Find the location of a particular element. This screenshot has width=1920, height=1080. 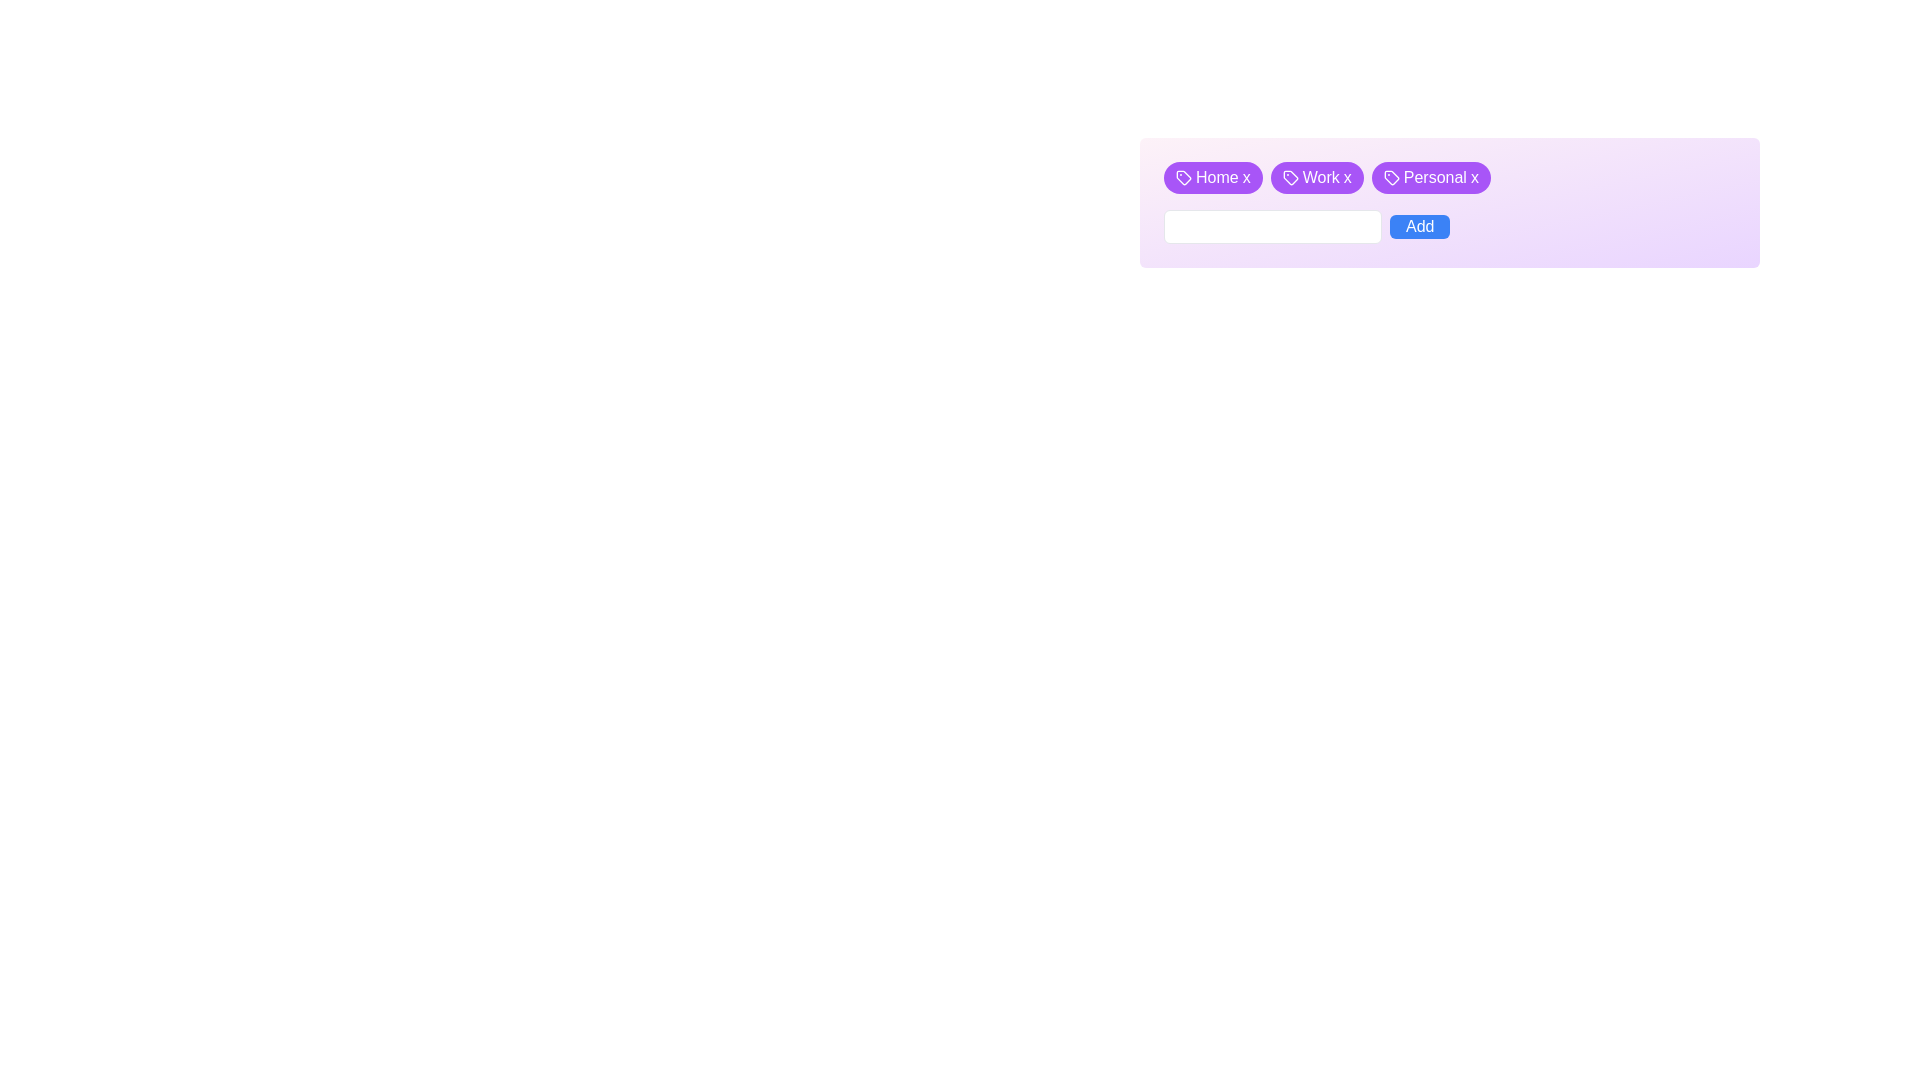

the third tag labeled 'Personal' is located at coordinates (1430, 176).